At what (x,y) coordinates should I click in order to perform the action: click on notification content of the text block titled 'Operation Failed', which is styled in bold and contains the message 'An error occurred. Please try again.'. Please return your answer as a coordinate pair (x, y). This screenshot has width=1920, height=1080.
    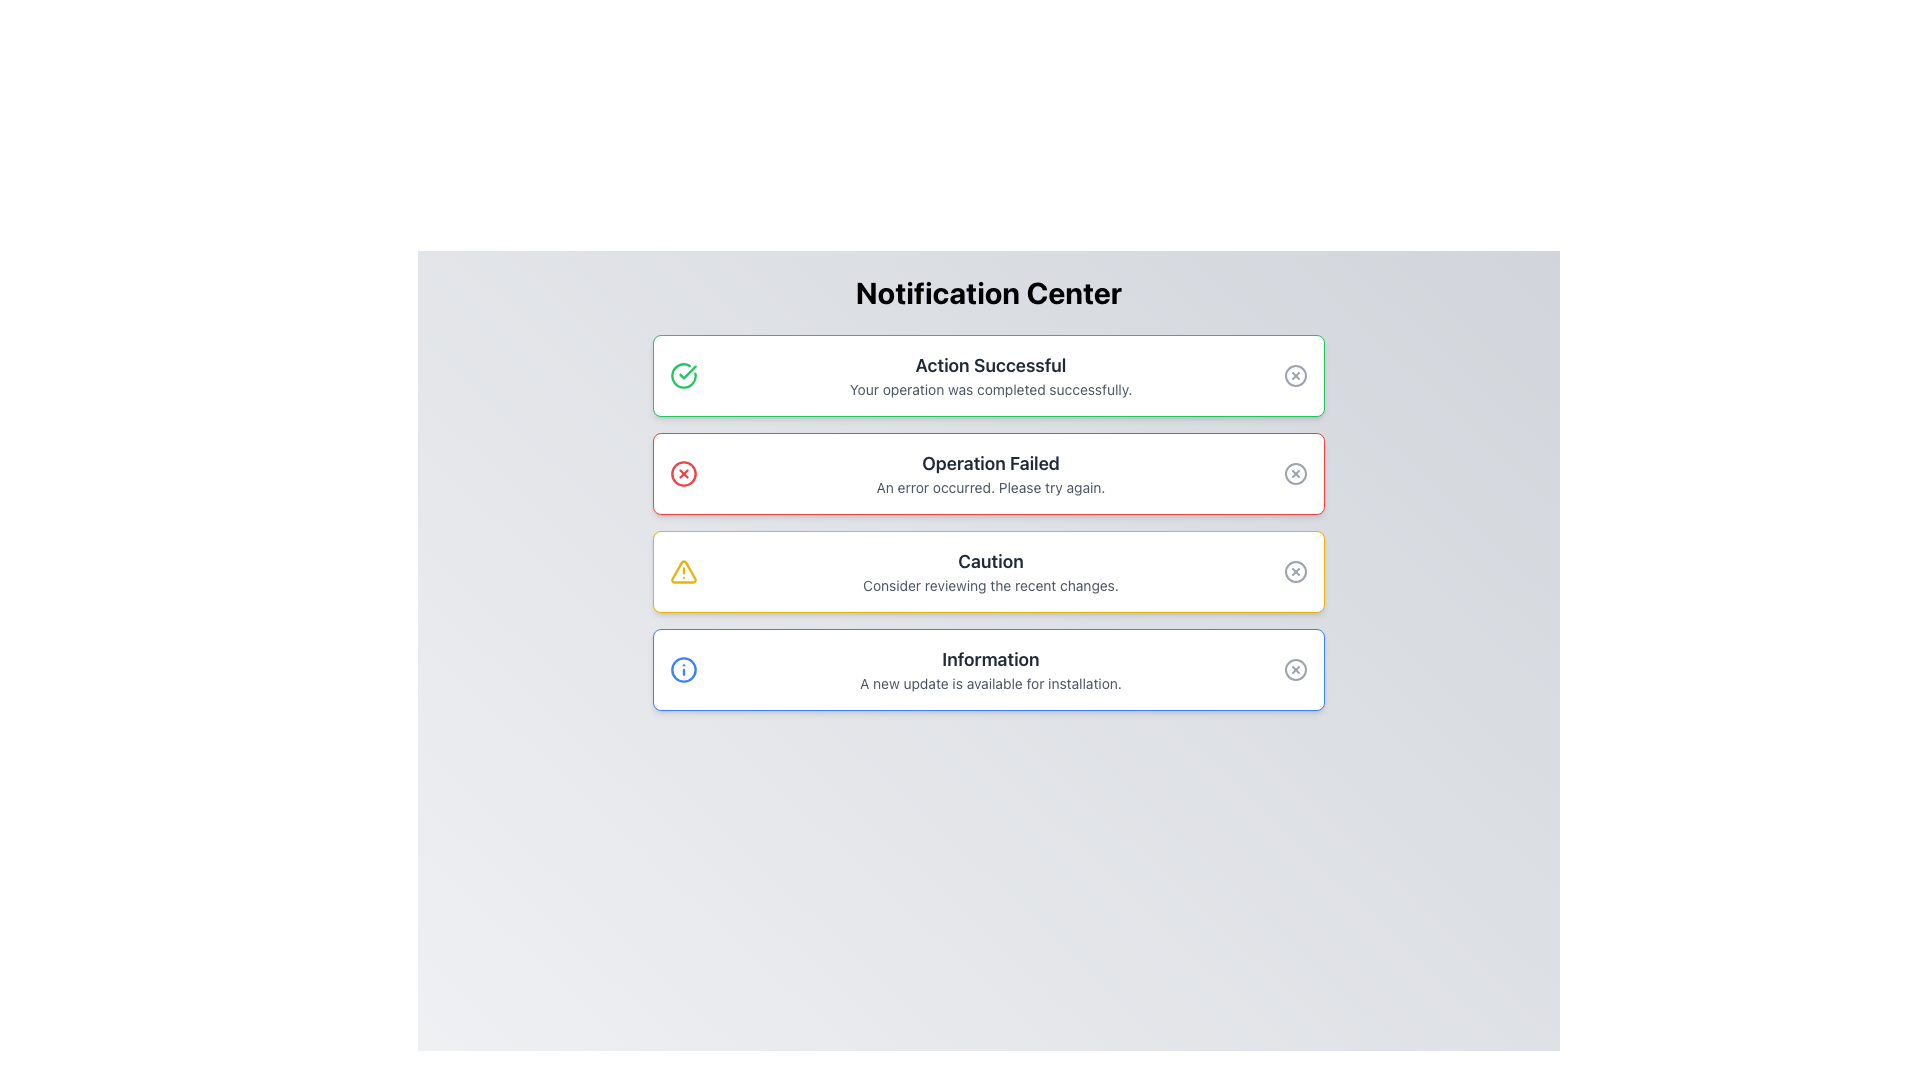
    Looking at the image, I should click on (990, 474).